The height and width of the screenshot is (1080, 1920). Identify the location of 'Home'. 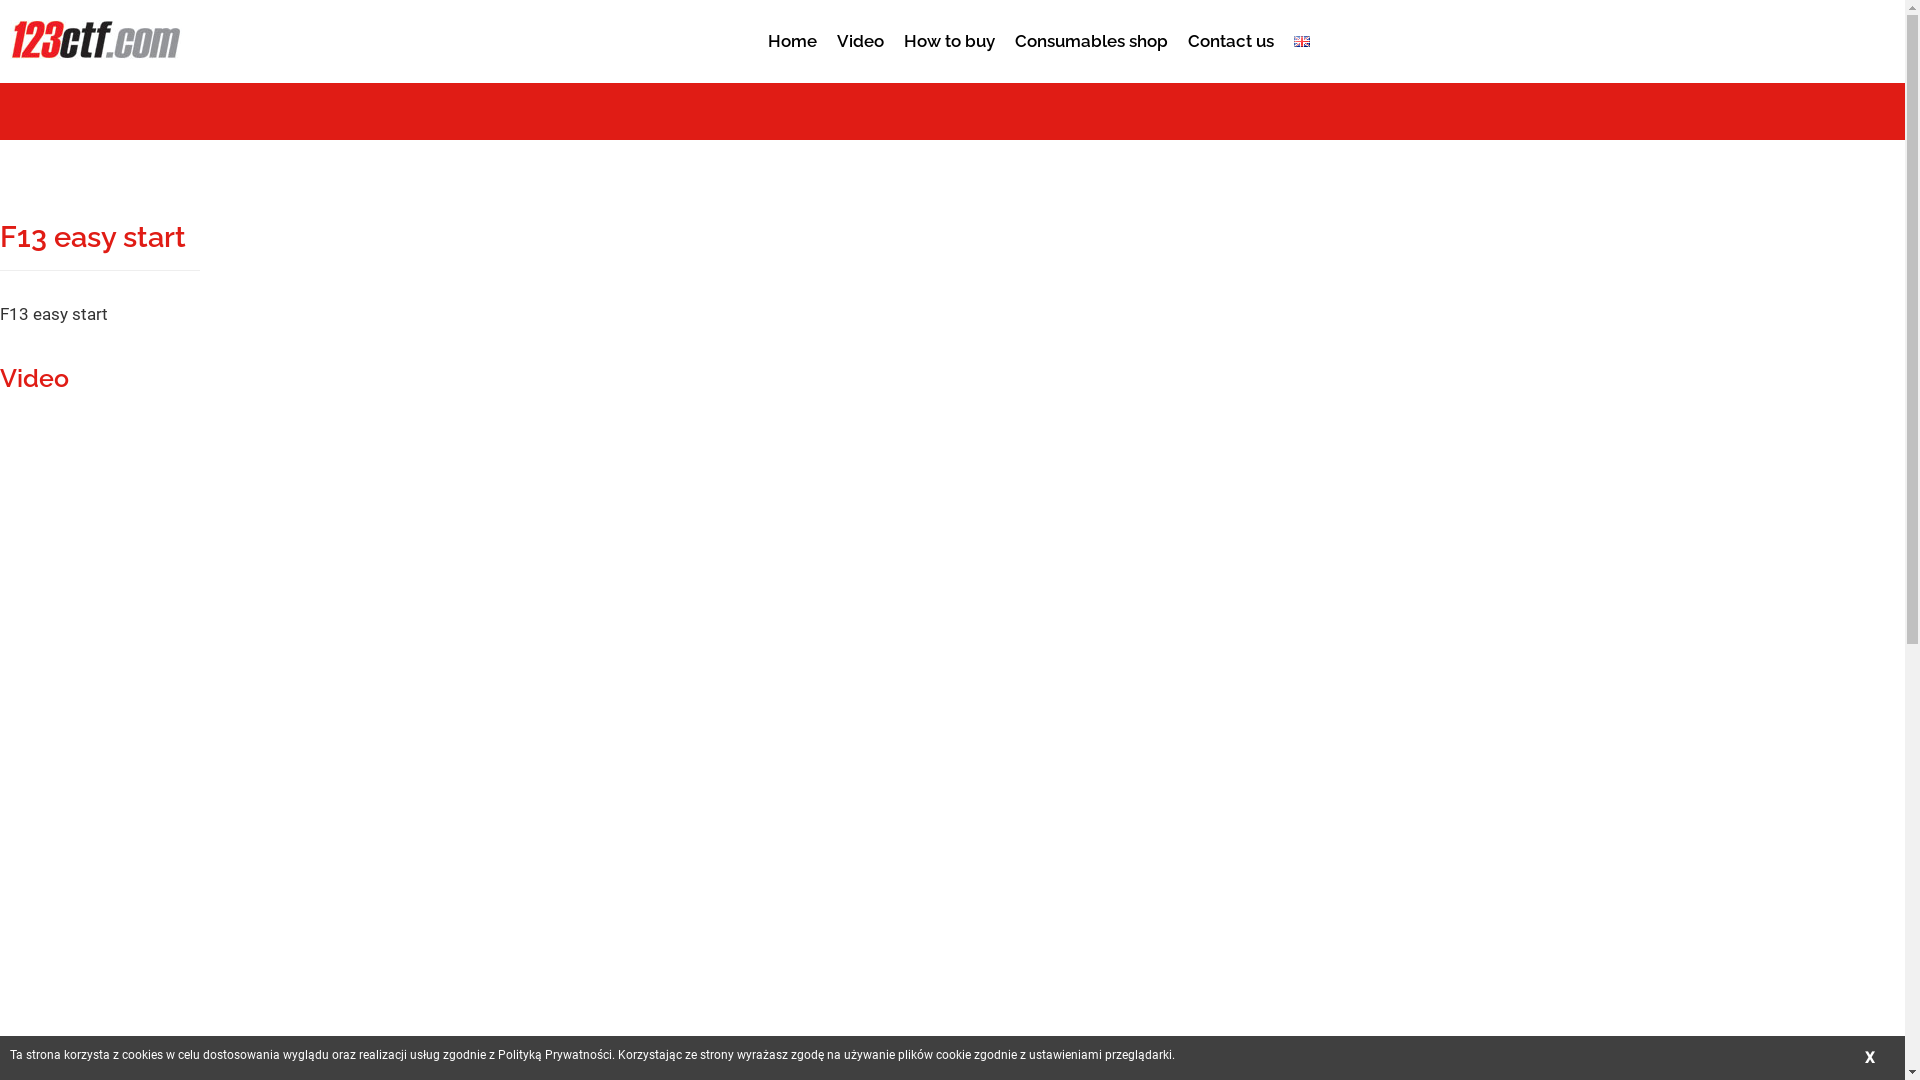
(757, 30).